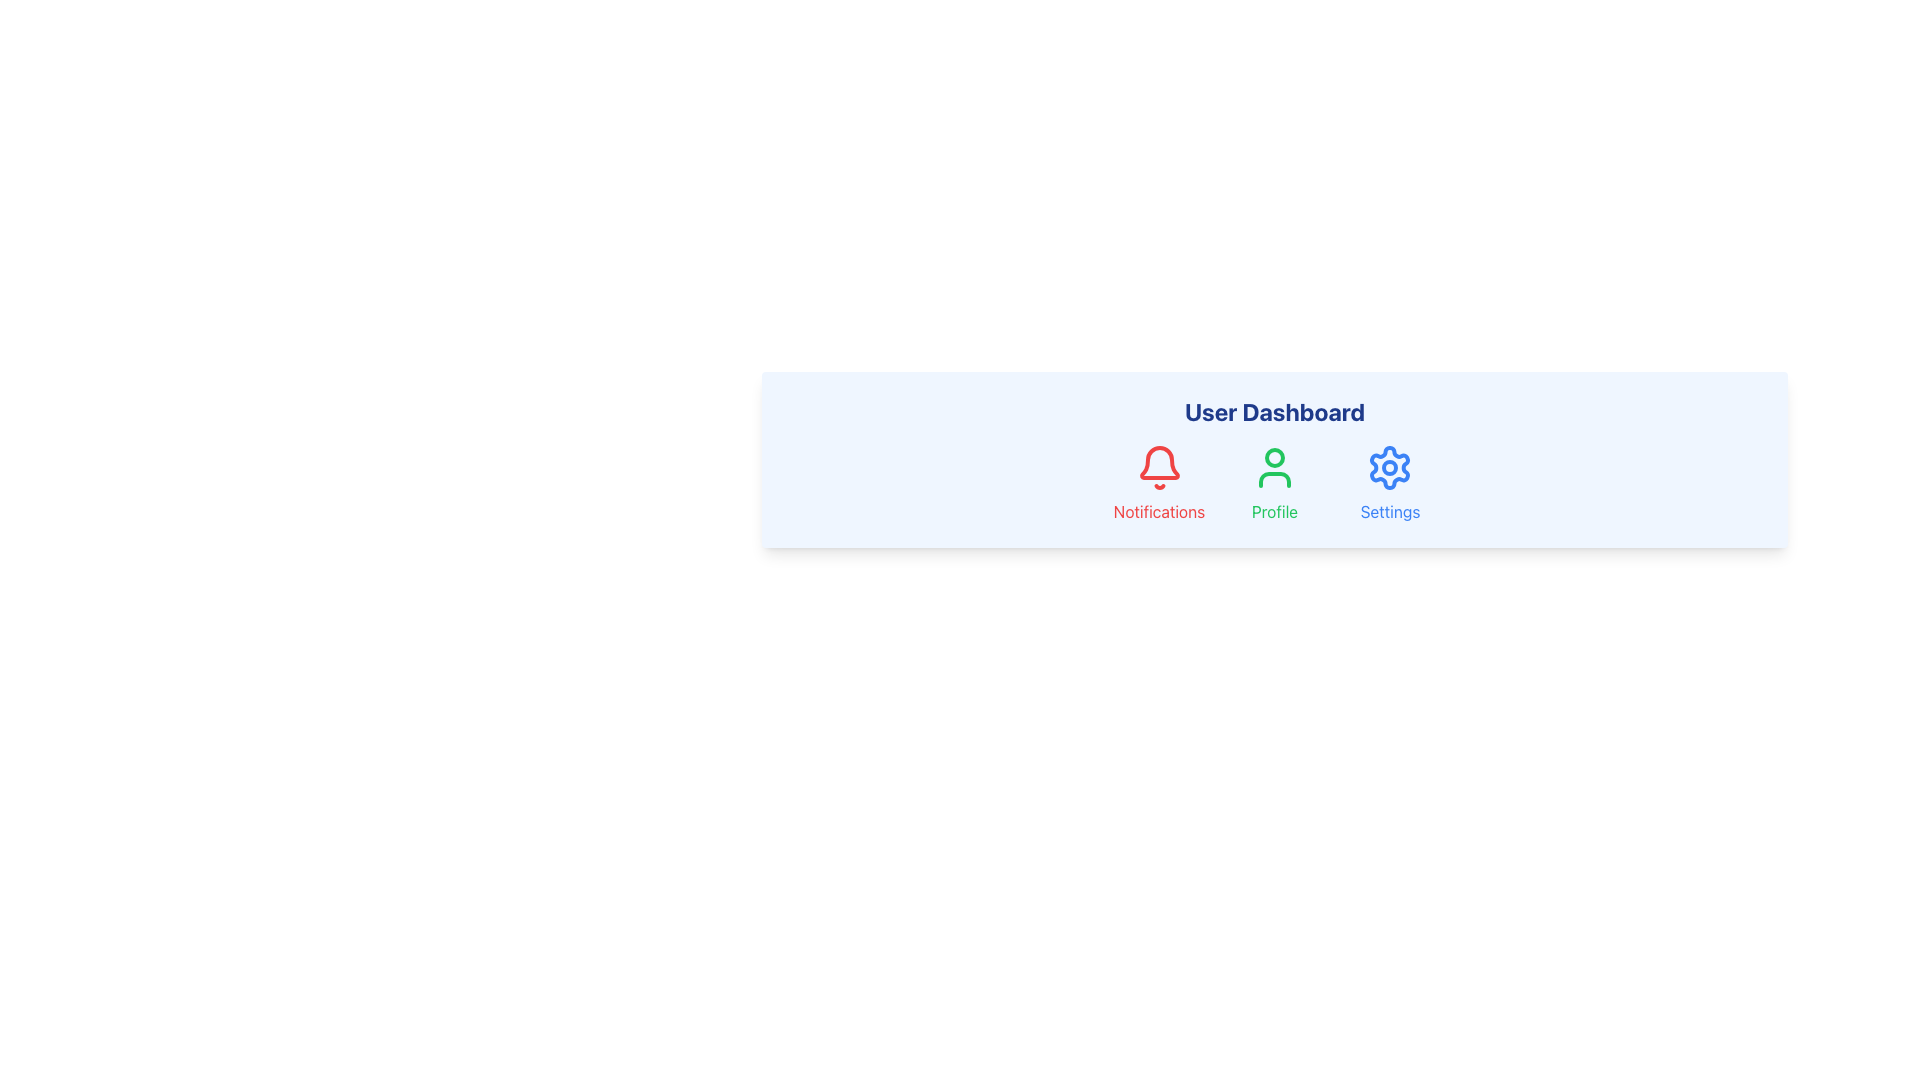 The height and width of the screenshot is (1080, 1920). Describe the element at coordinates (1158, 483) in the screenshot. I see `the notification icon with label` at that location.